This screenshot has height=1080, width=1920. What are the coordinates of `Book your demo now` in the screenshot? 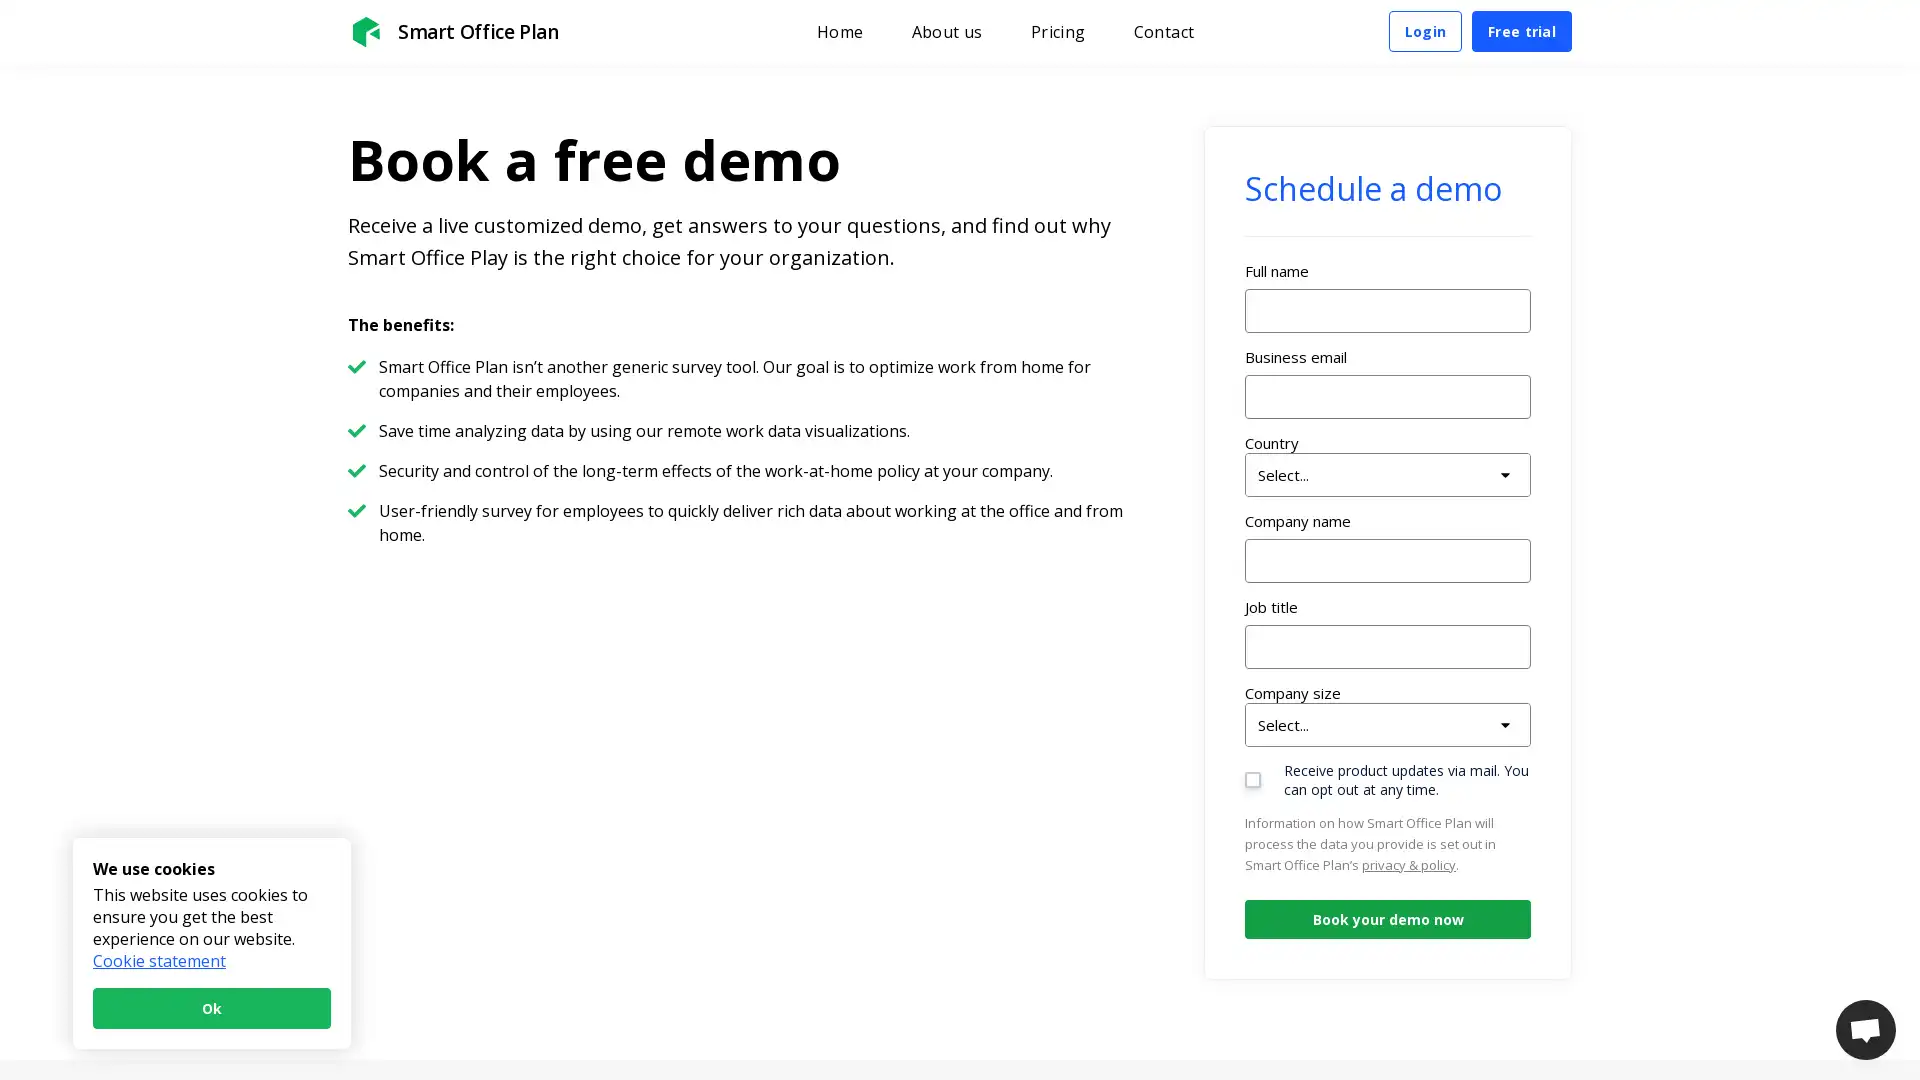 It's located at (1386, 919).